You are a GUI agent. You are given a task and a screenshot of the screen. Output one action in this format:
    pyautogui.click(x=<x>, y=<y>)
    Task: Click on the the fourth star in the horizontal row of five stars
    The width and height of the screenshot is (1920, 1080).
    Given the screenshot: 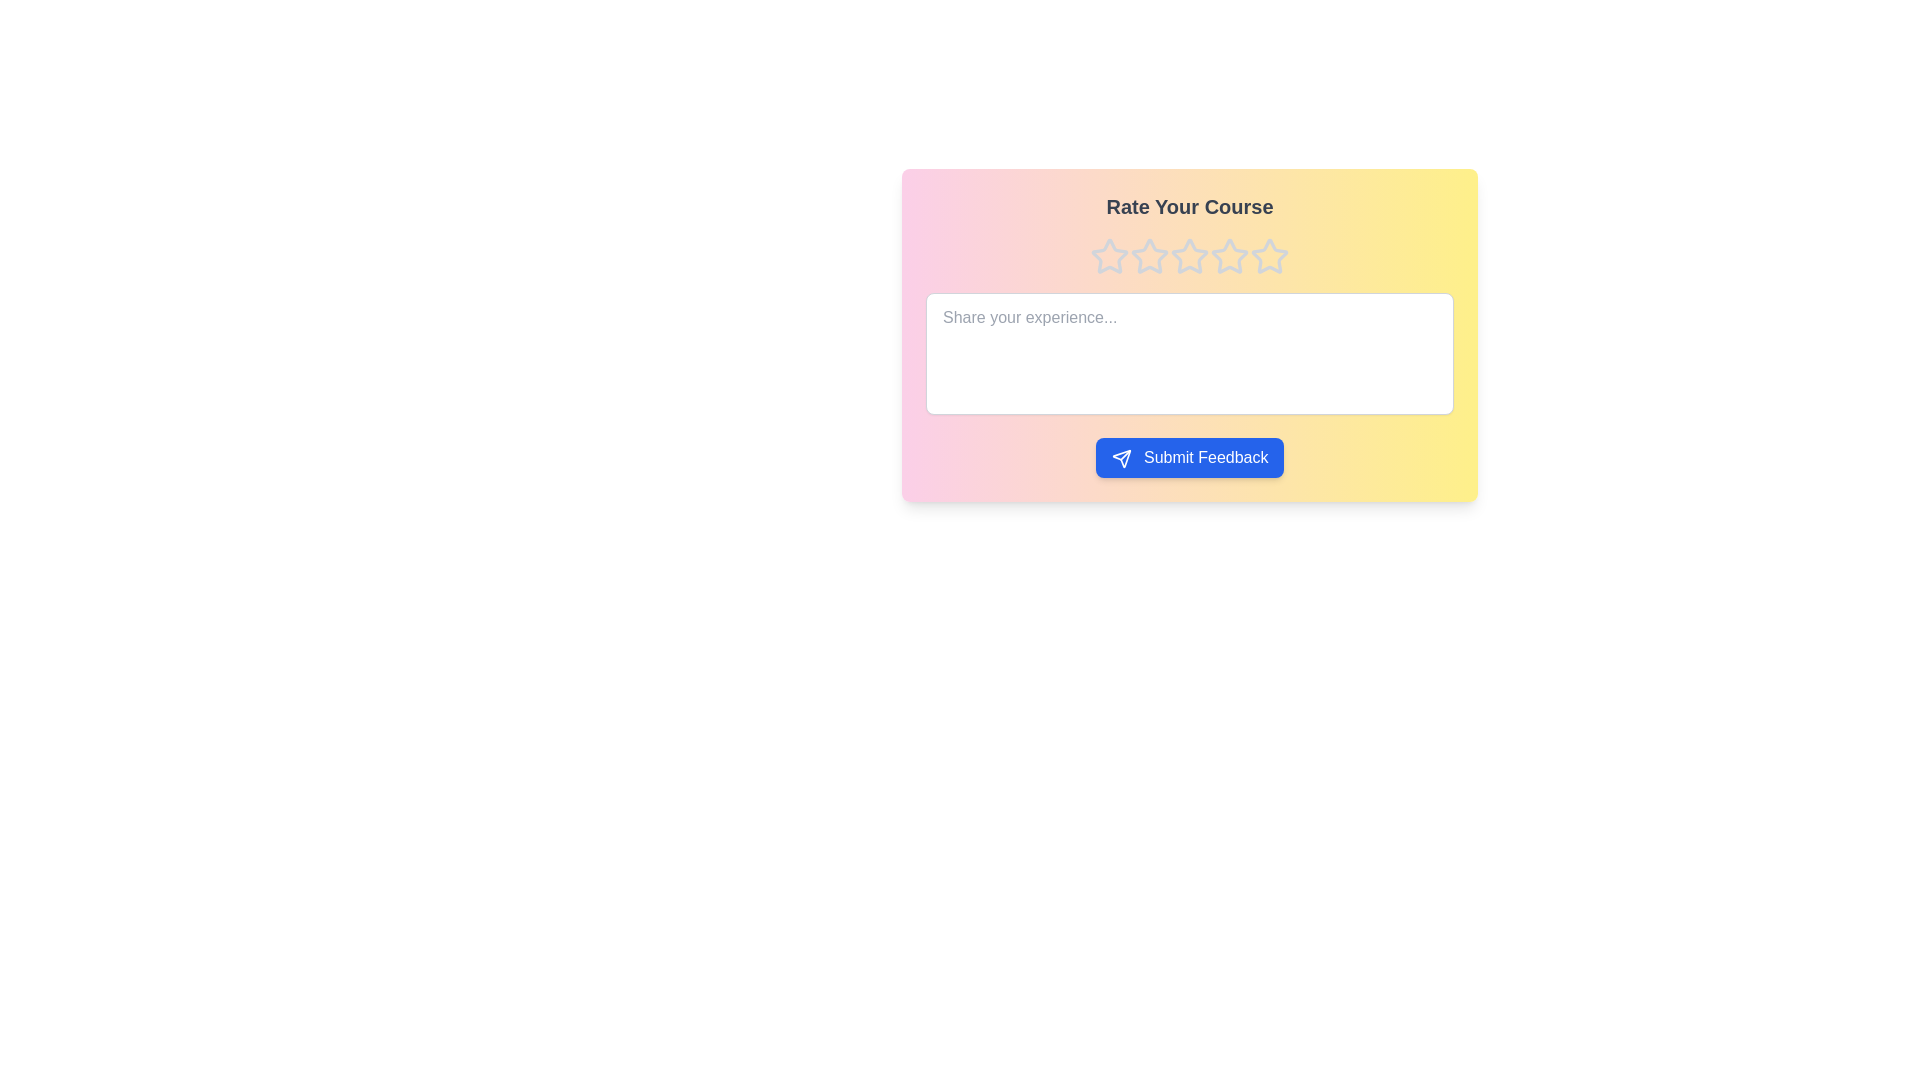 What is the action you would take?
    pyautogui.click(x=1228, y=256)
    